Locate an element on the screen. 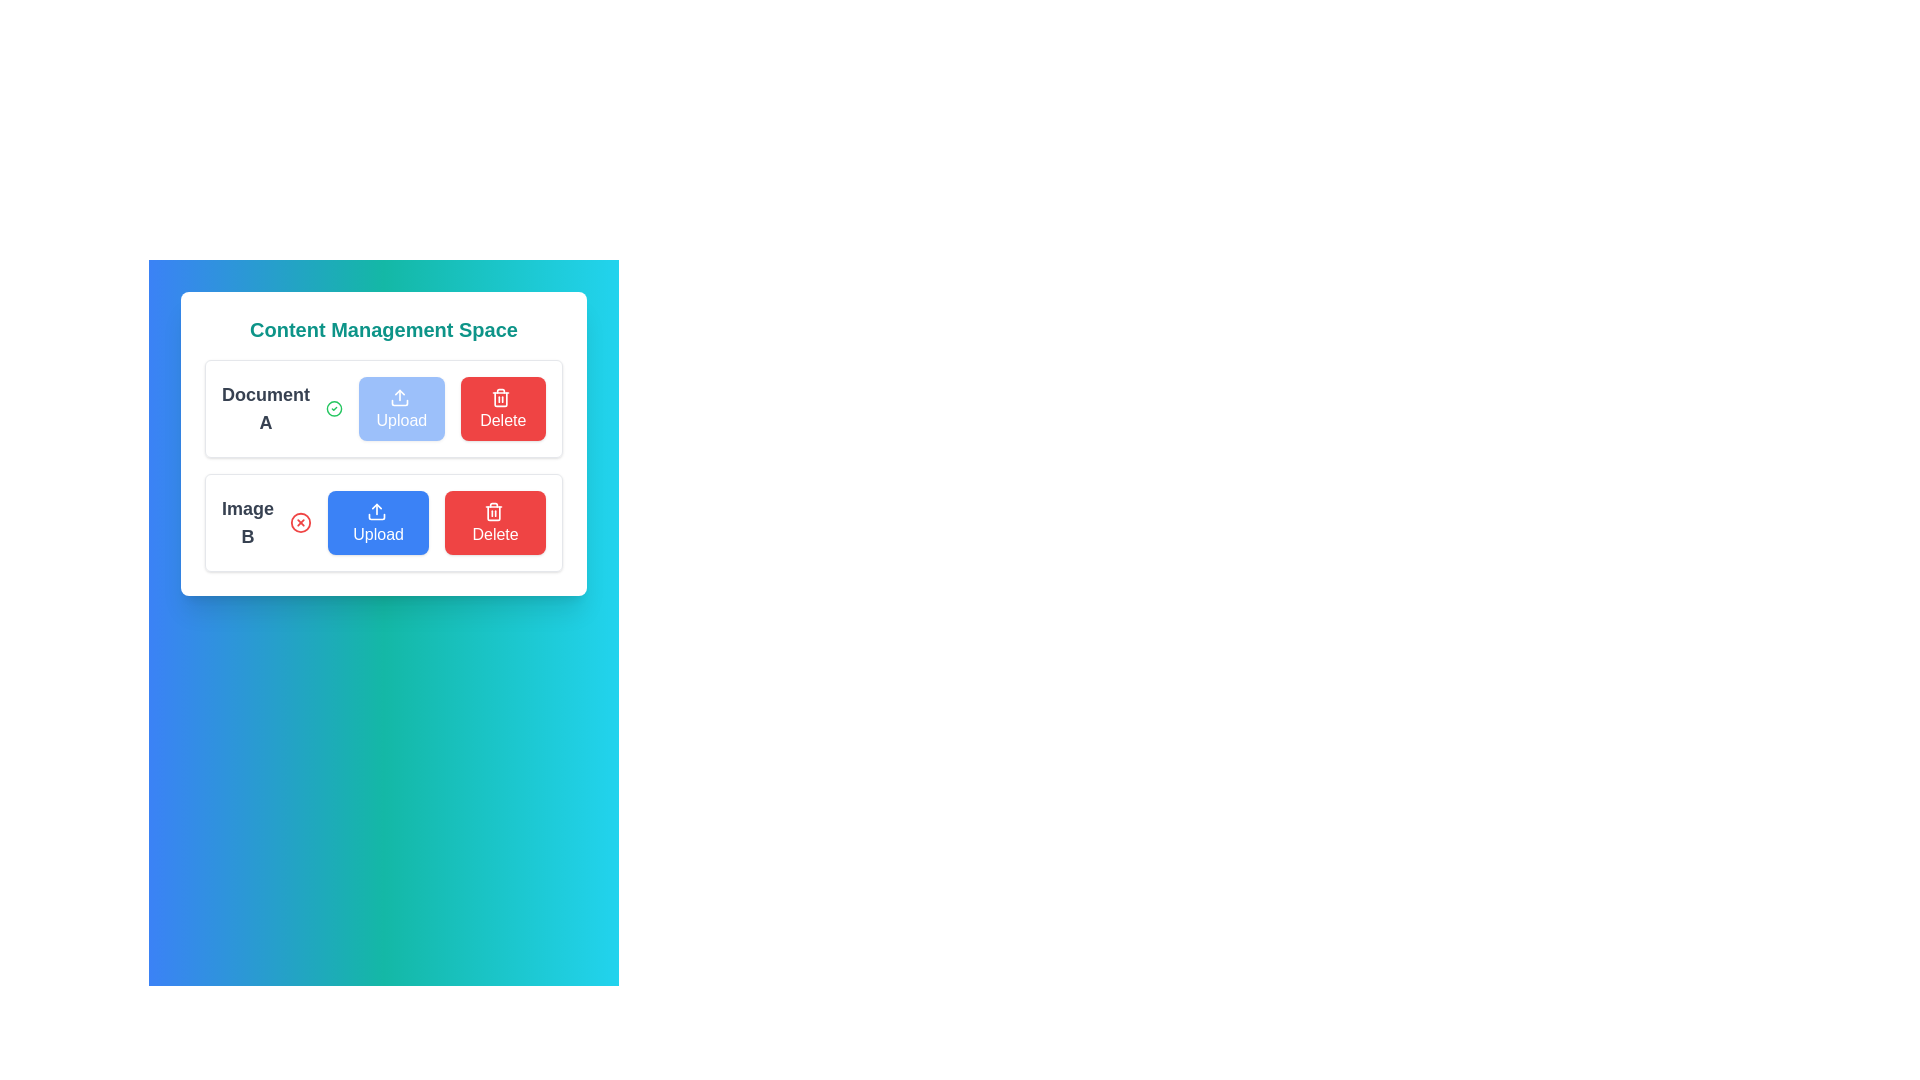 The image size is (1920, 1080). the delete icon resembling a trash can within the red 'Delete' button located in the second row of the list interface for accessibility interaction is located at coordinates (493, 510).